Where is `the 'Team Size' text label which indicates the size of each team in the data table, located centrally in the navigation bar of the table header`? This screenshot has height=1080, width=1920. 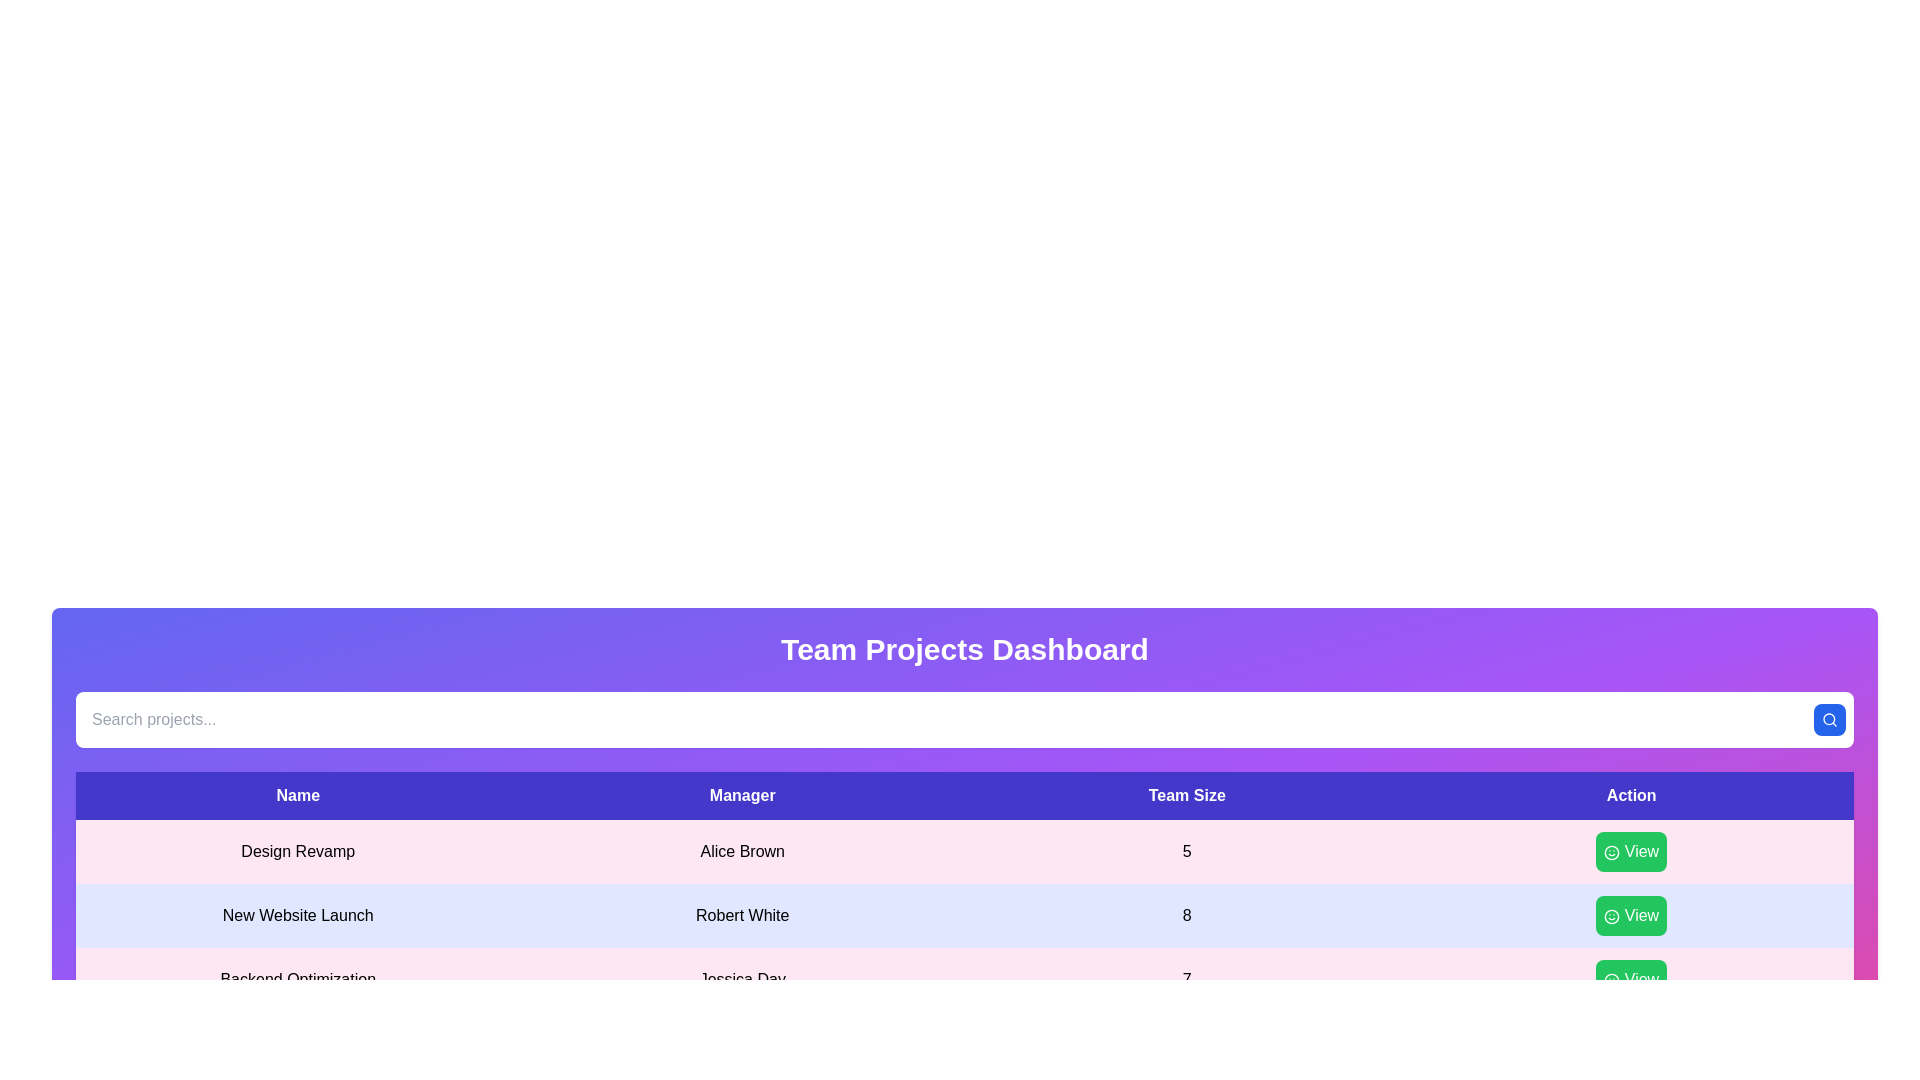
the 'Team Size' text label which indicates the size of each team in the data table, located centrally in the navigation bar of the table header is located at coordinates (1187, 794).